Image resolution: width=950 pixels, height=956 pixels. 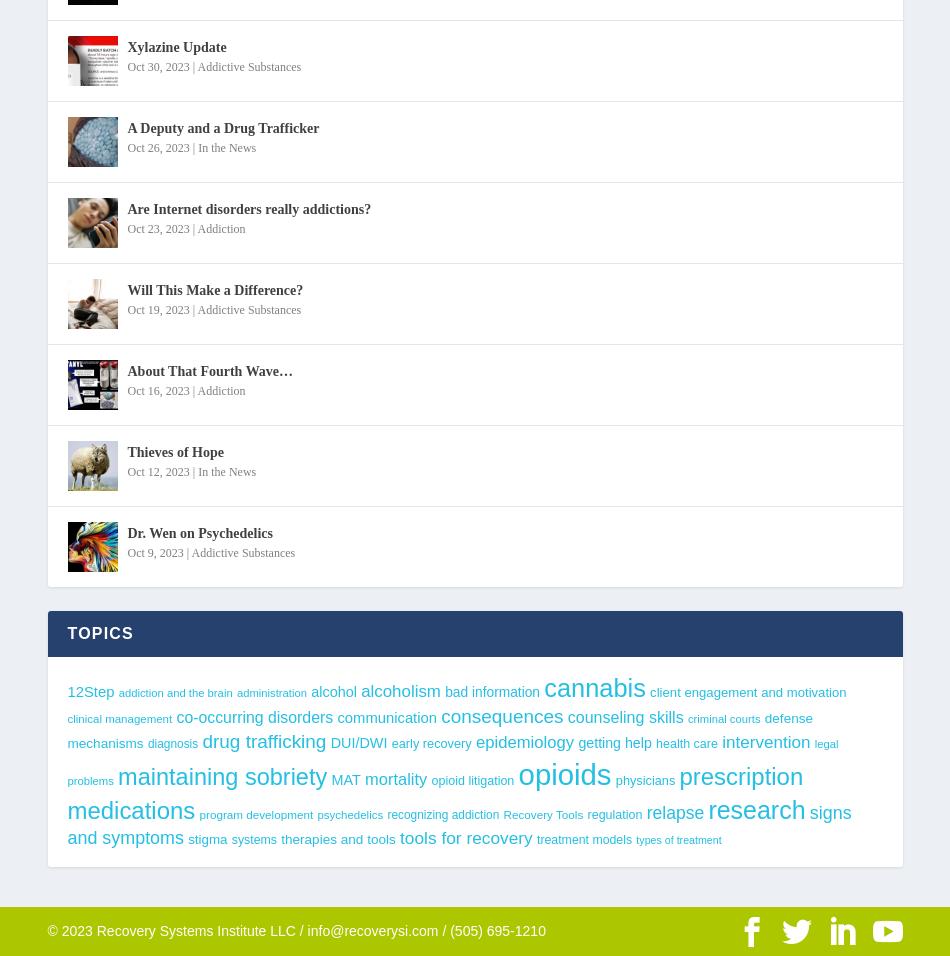 I want to click on 'client engagement and motivation', so click(x=747, y=691).